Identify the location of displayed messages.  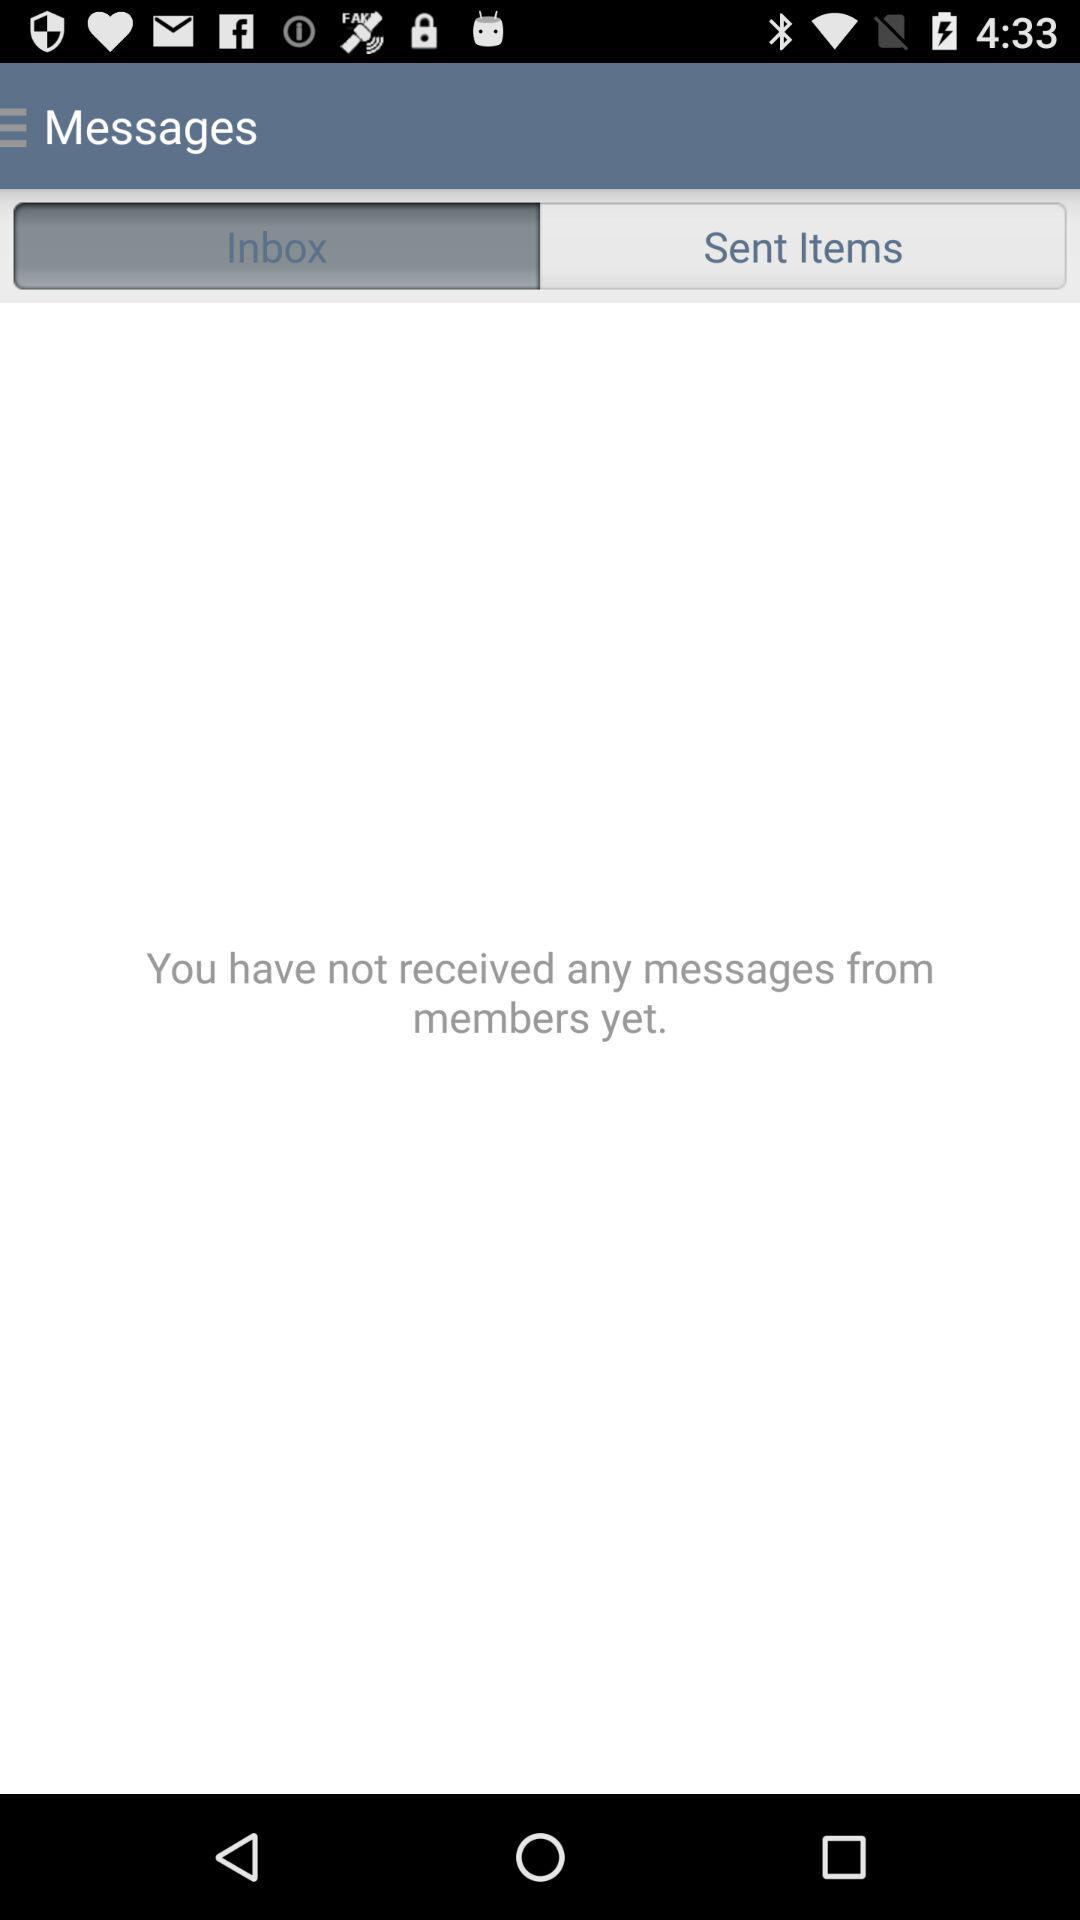
(540, 1047).